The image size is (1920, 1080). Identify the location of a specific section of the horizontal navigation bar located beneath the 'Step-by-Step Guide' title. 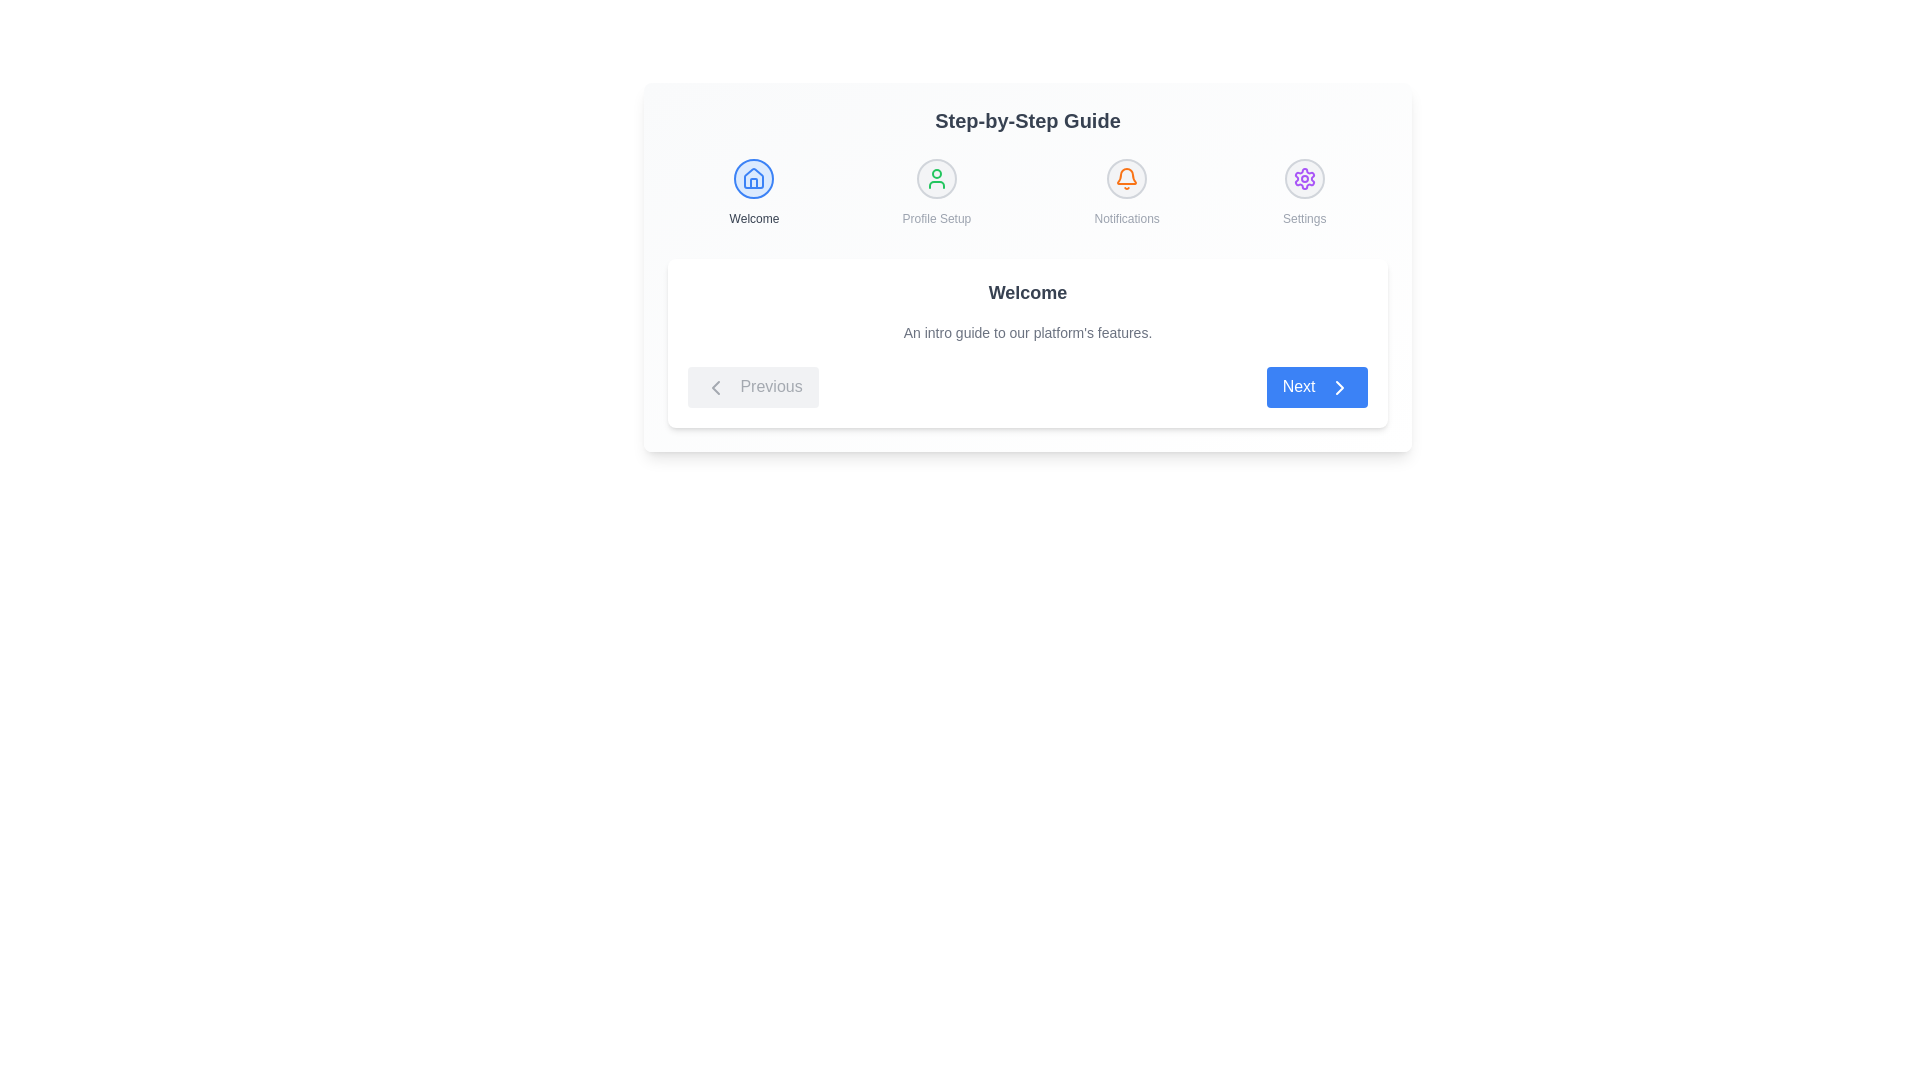
(1027, 192).